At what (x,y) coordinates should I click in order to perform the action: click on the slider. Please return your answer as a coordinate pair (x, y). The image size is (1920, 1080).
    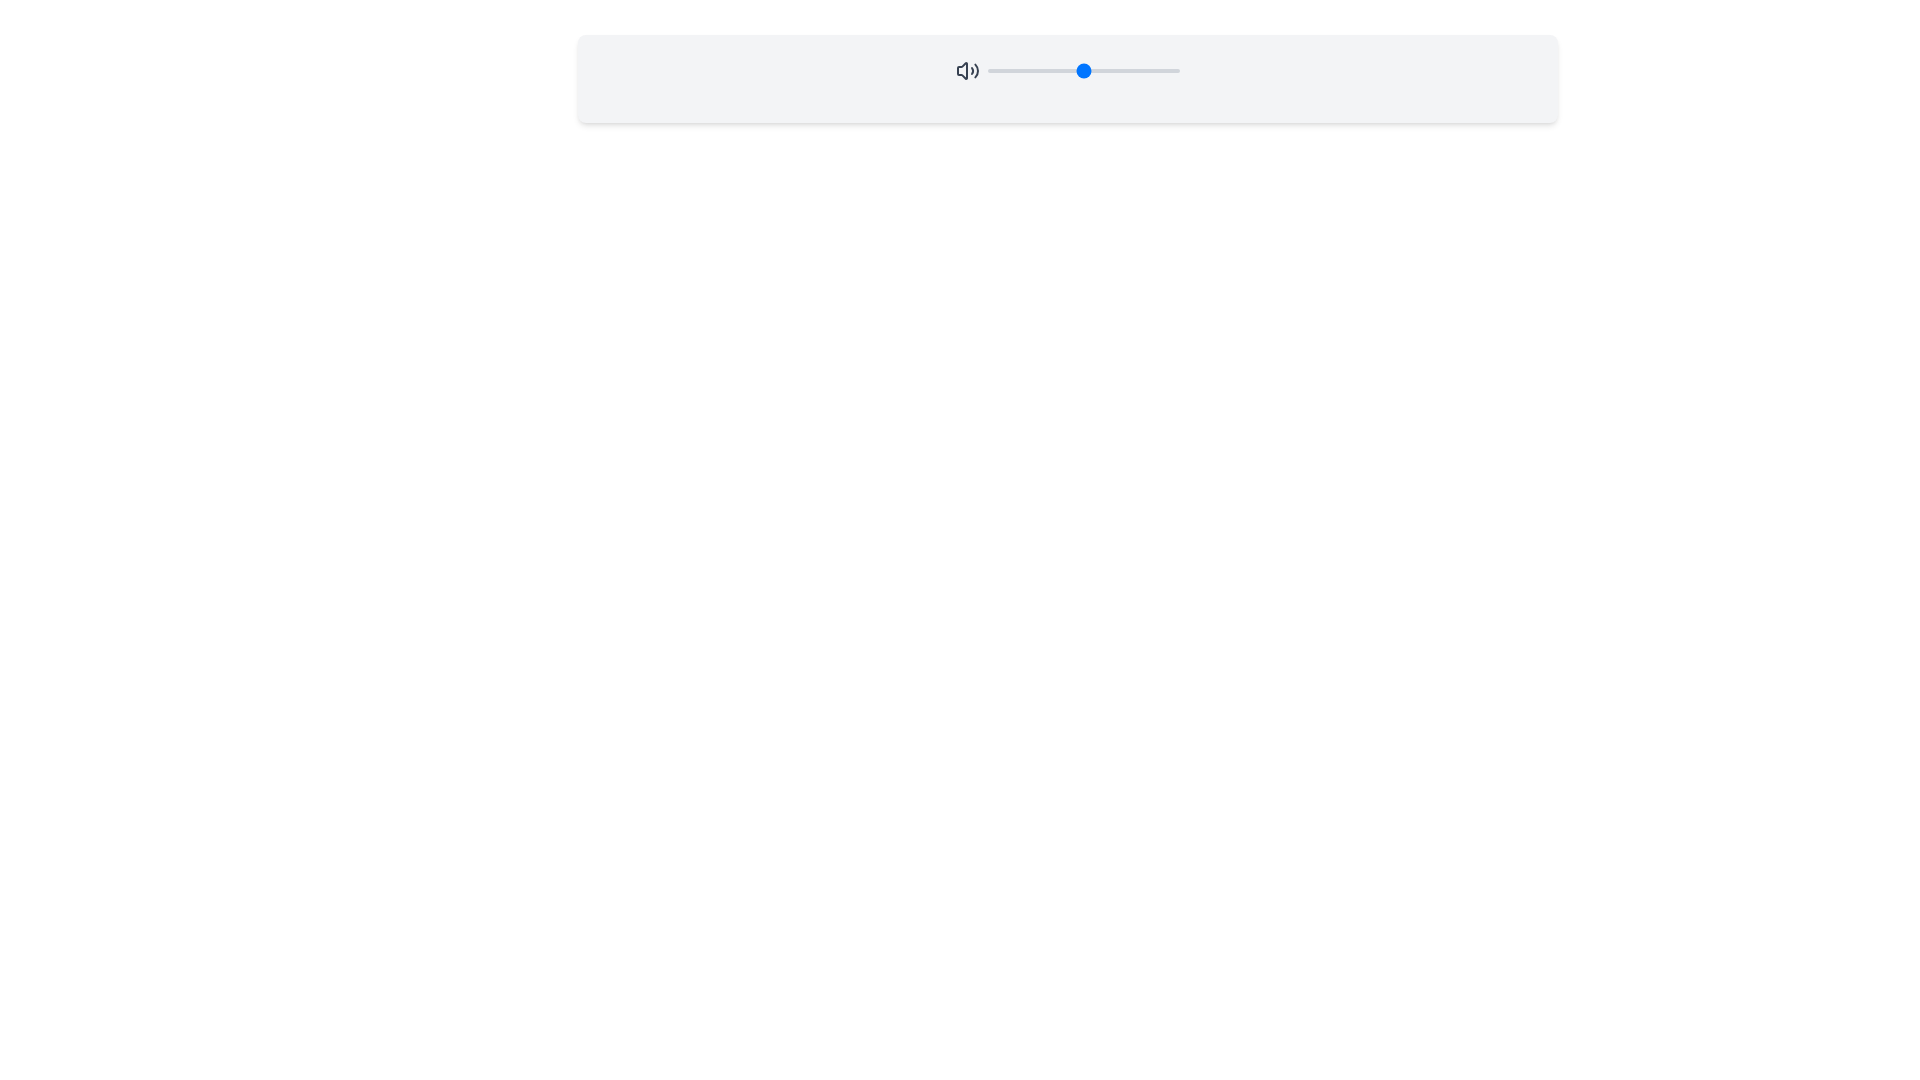
    Looking at the image, I should click on (1130, 69).